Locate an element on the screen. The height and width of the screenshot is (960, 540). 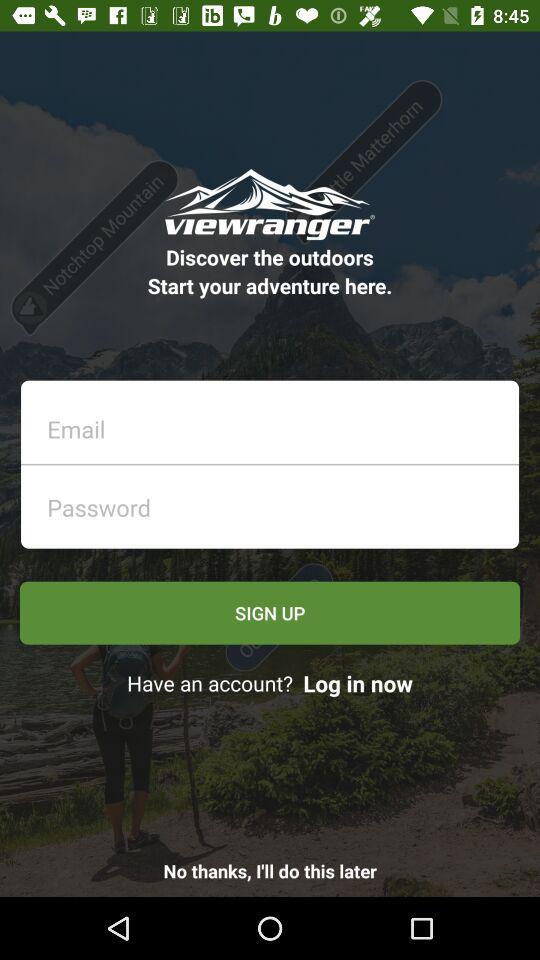
email is located at coordinates (275, 423).